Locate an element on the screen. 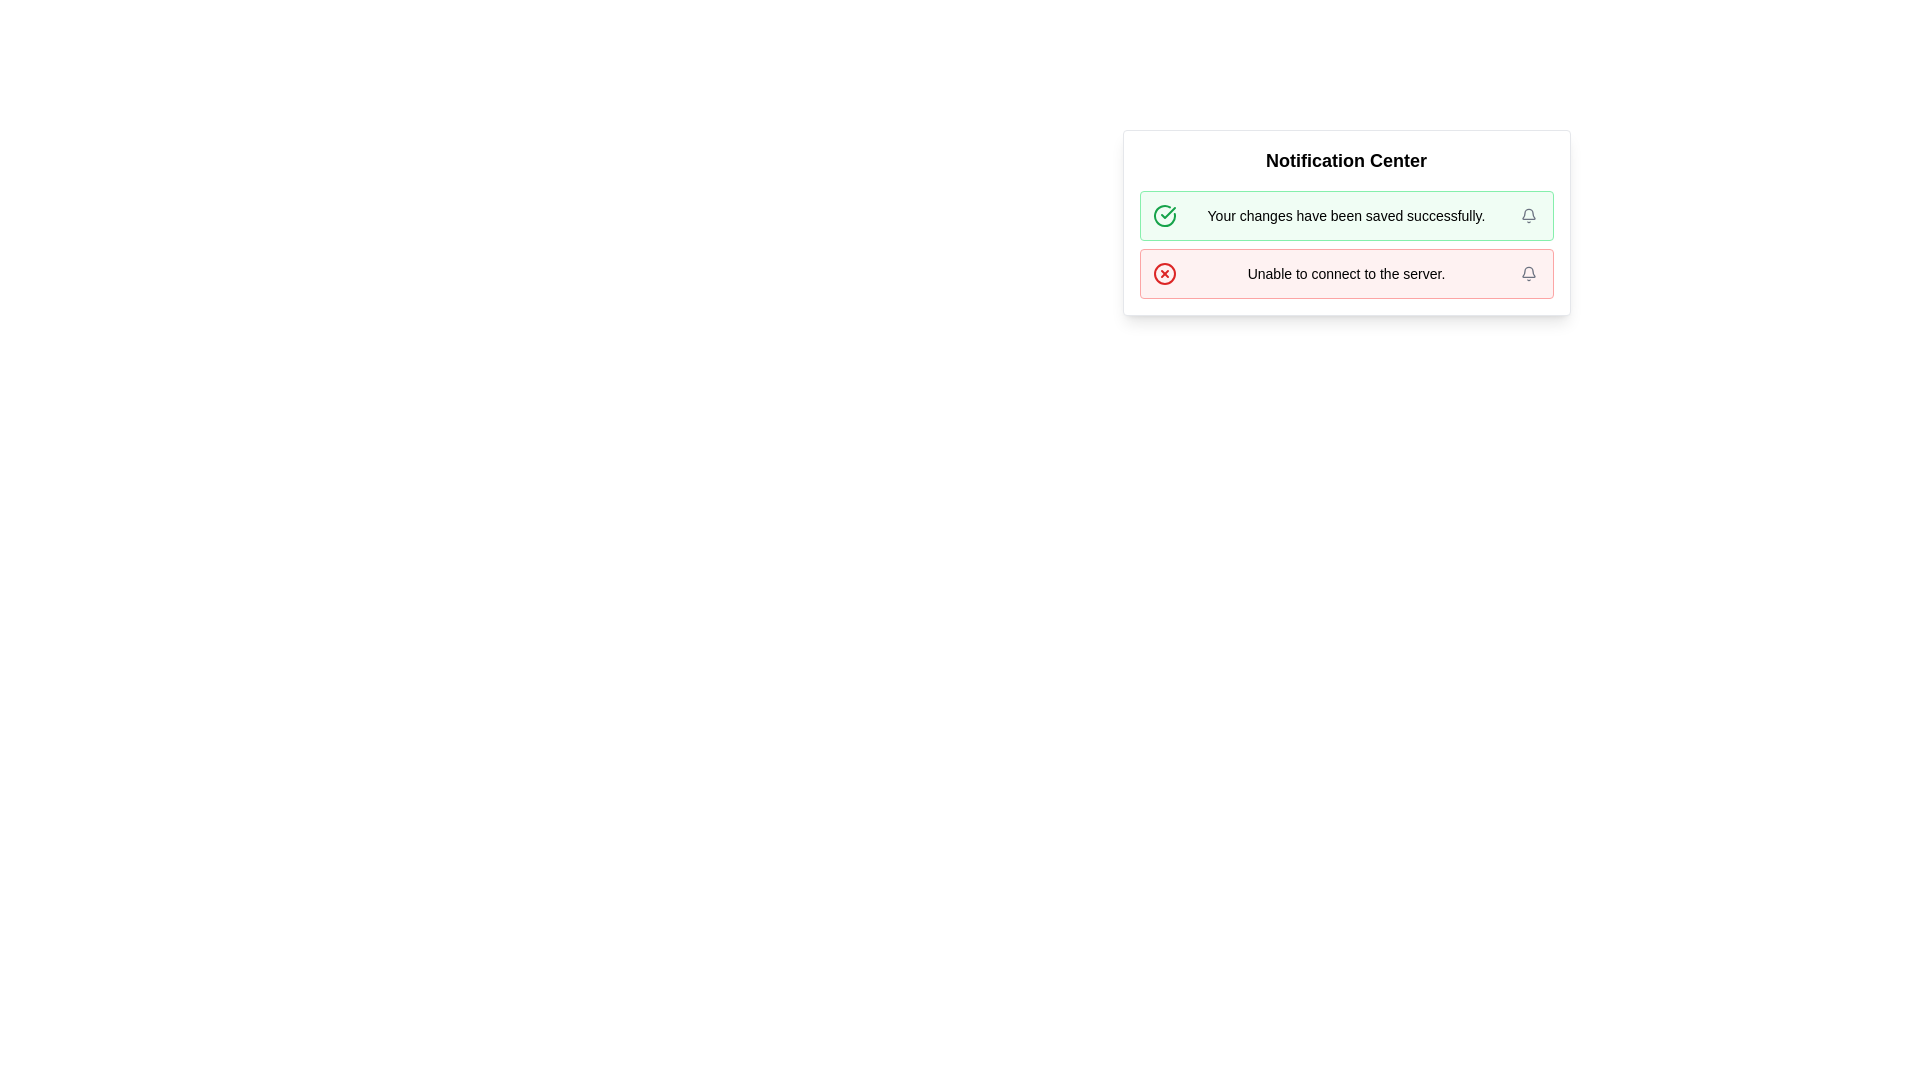 The height and width of the screenshot is (1080, 1920). the green checkmark icon indicating a successful operation in the notification area, aligned with the message 'Your changes have been saved successfully.' is located at coordinates (1164, 216).